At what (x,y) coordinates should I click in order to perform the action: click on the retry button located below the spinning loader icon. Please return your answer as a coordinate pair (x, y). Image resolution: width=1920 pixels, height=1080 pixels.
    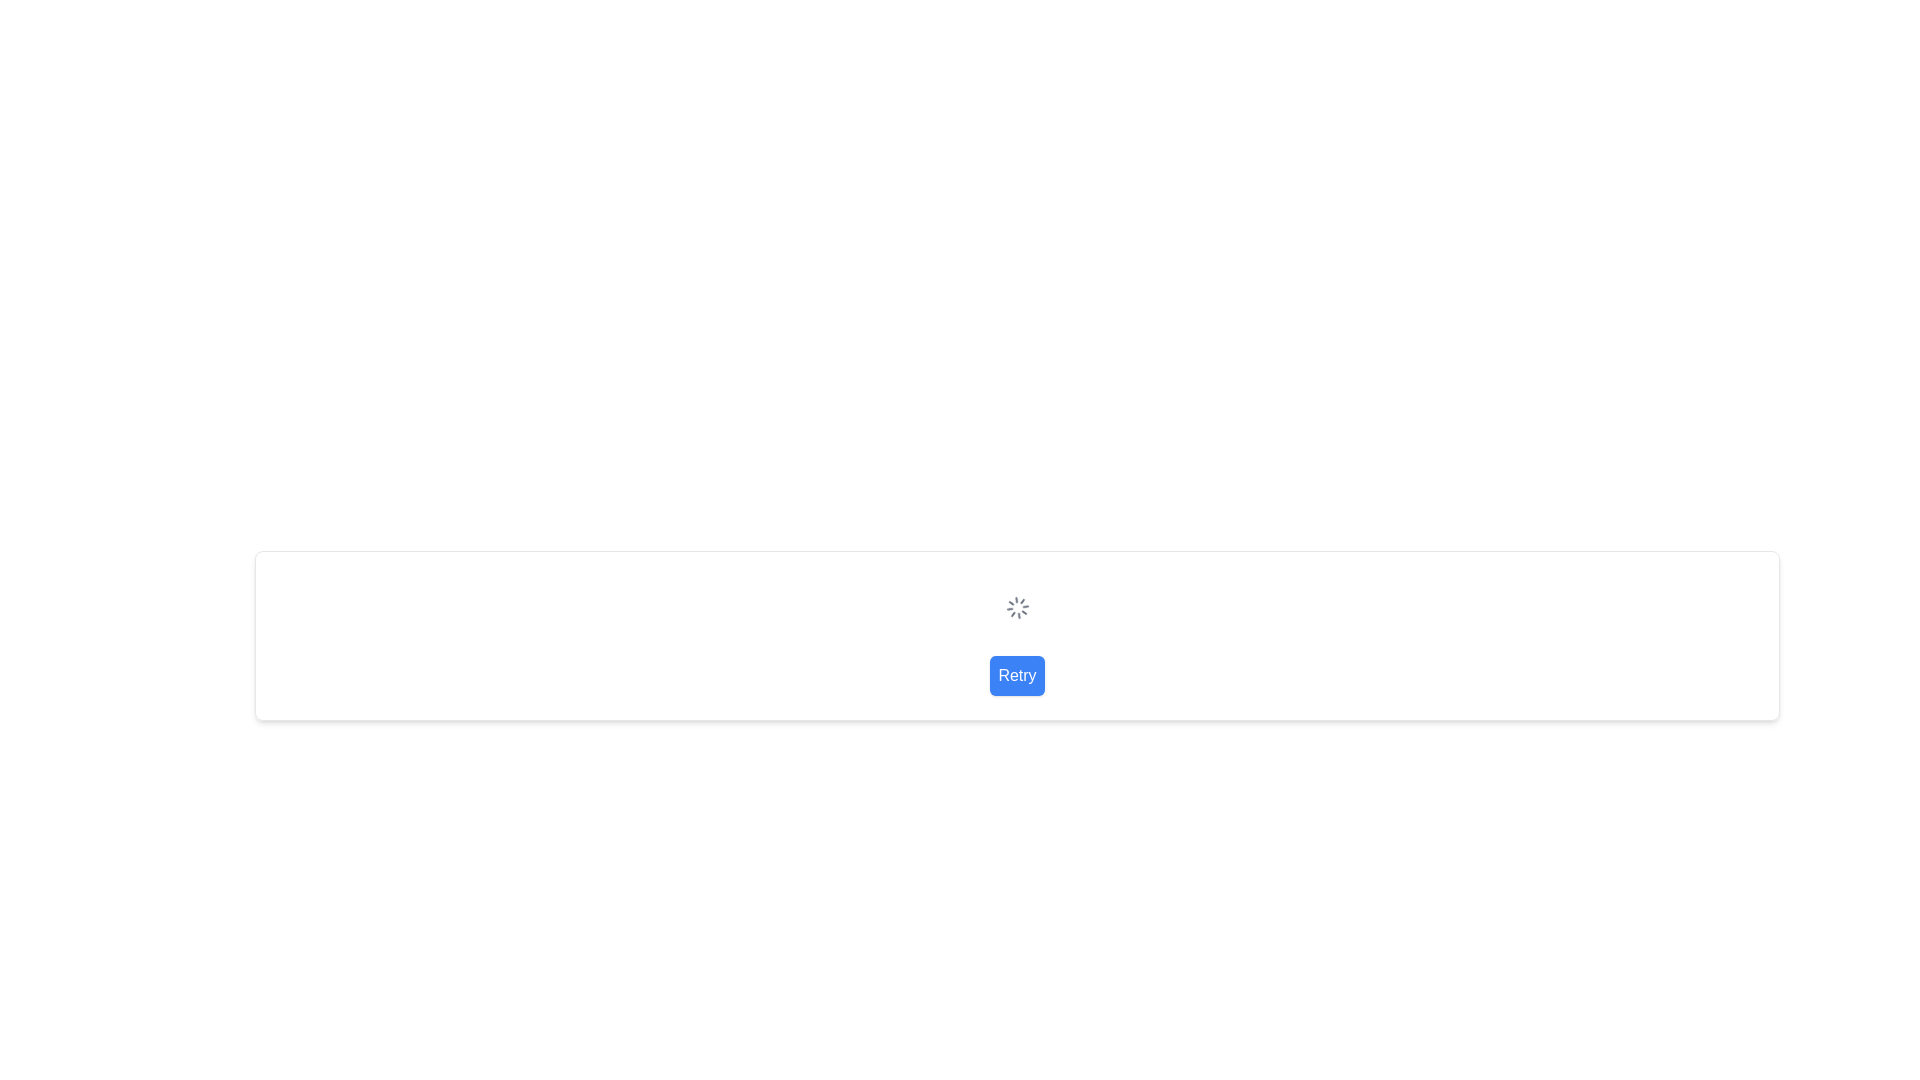
    Looking at the image, I should click on (1017, 675).